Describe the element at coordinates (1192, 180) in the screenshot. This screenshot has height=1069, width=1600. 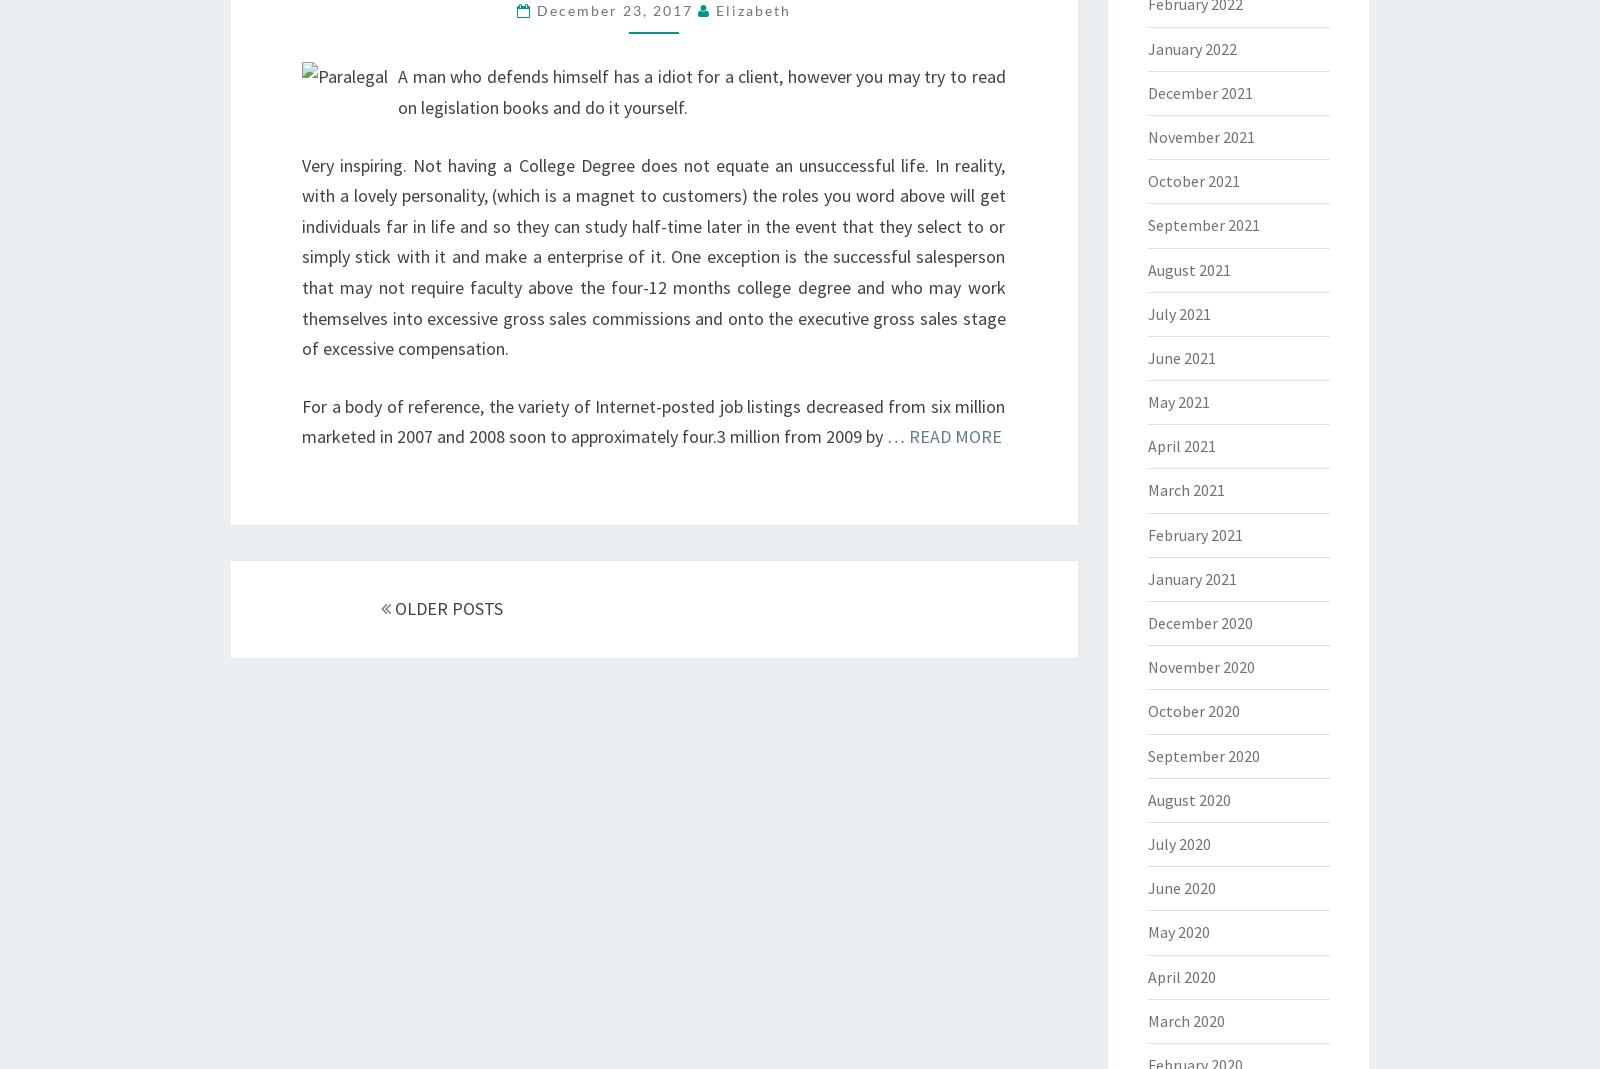
I see `'October 2021'` at that location.